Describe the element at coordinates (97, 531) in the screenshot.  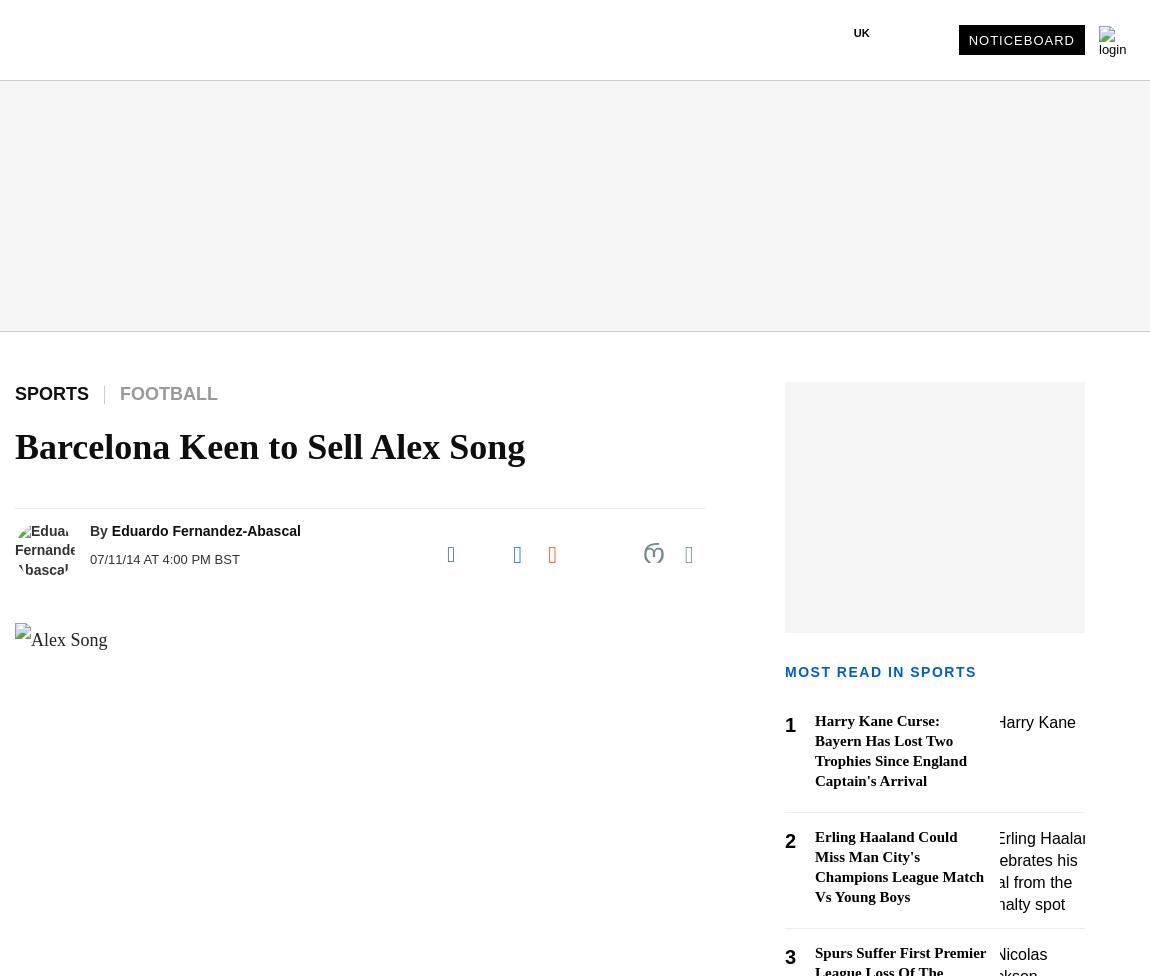
I see `'By'` at that location.